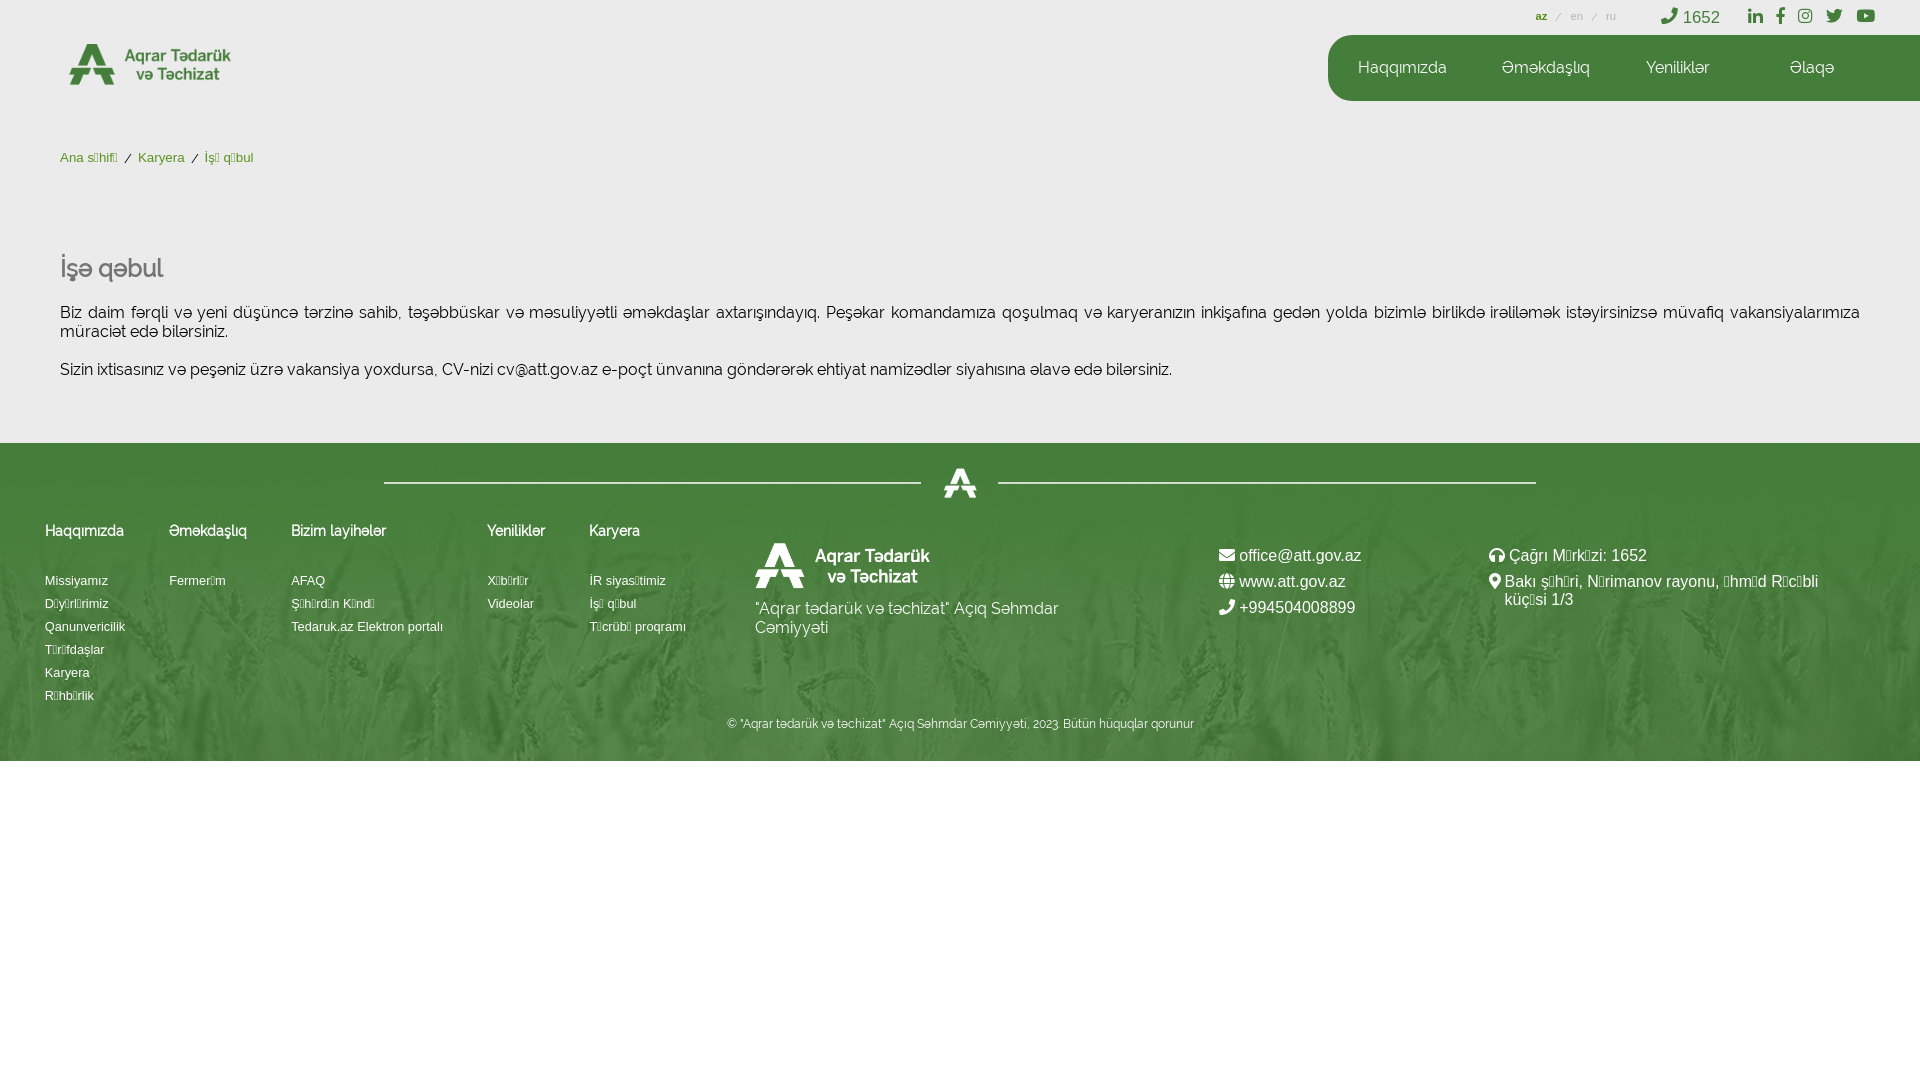 This screenshot has width=1920, height=1080. What do you see at coordinates (84, 625) in the screenshot?
I see `'Qanunvericilik'` at bounding box center [84, 625].